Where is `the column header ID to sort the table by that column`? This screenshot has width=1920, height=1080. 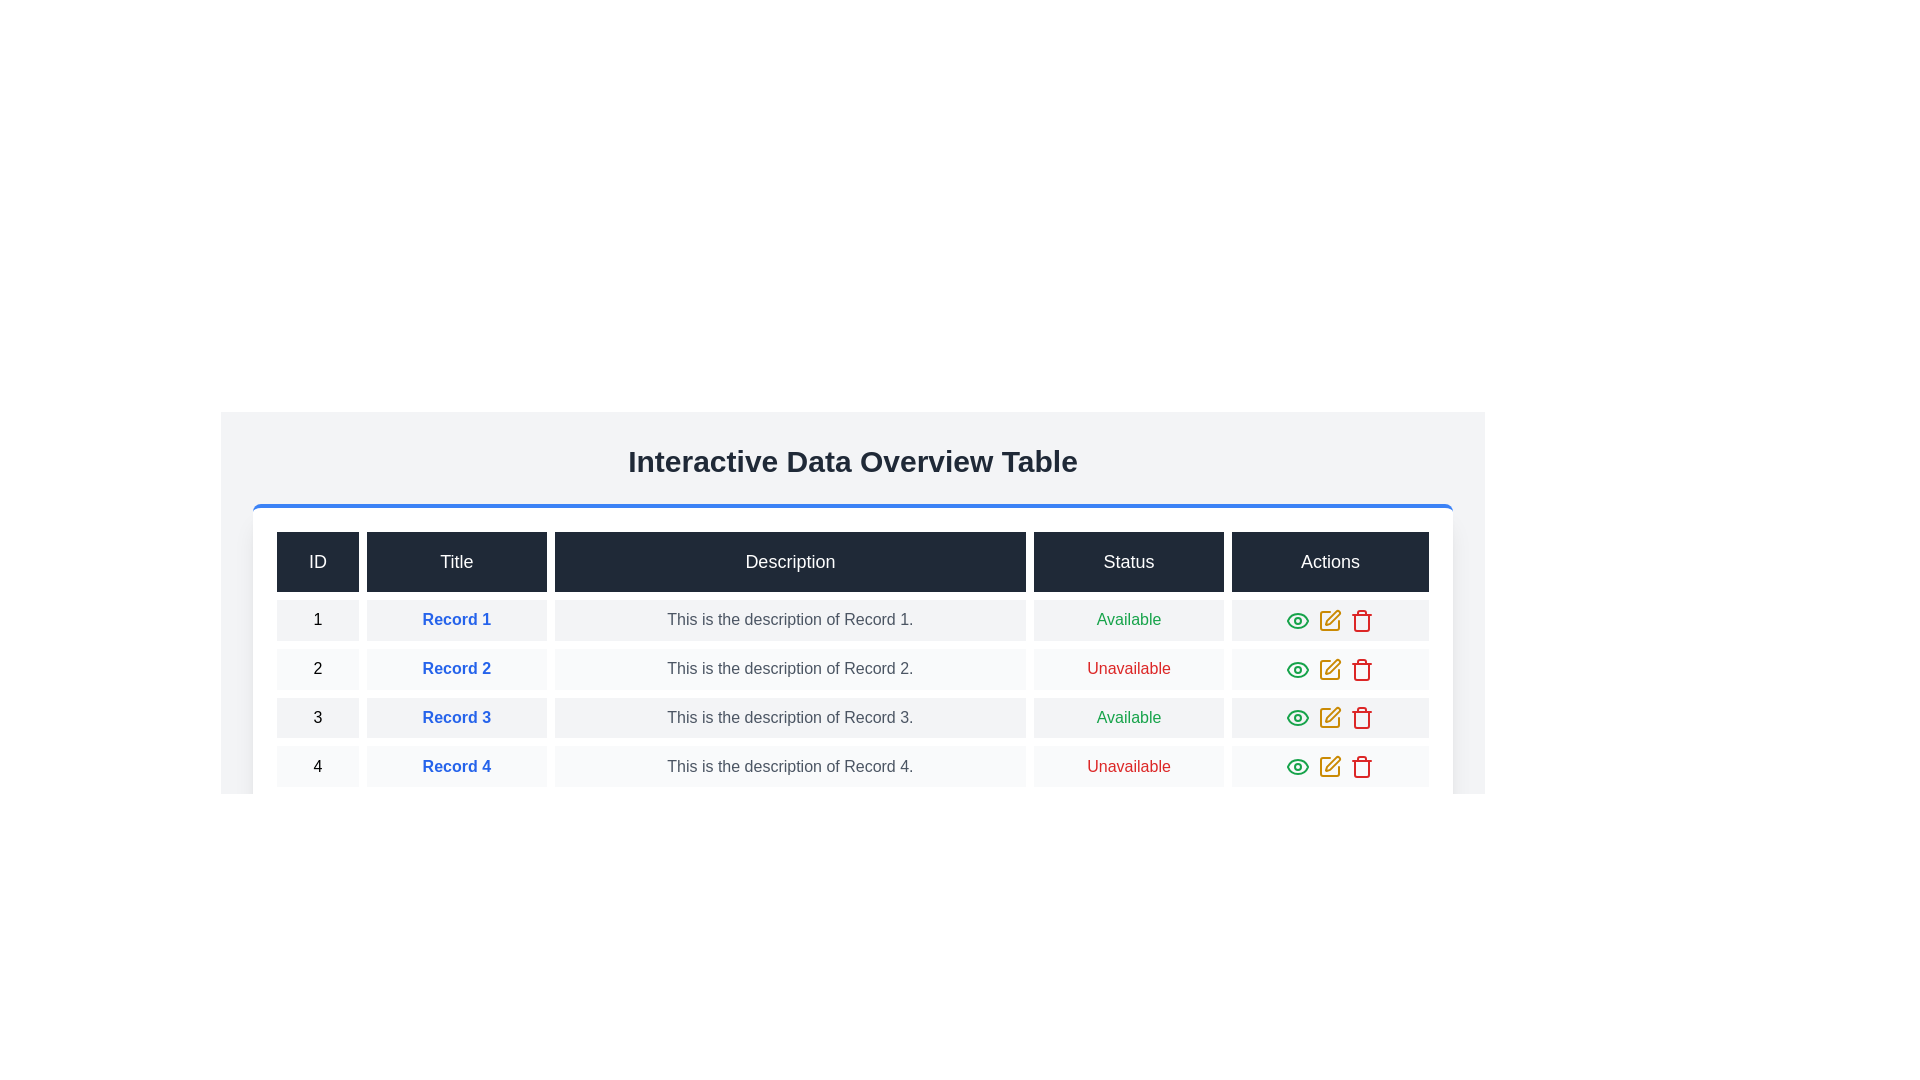 the column header ID to sort the table by that column is located at coordinates (316, 562).